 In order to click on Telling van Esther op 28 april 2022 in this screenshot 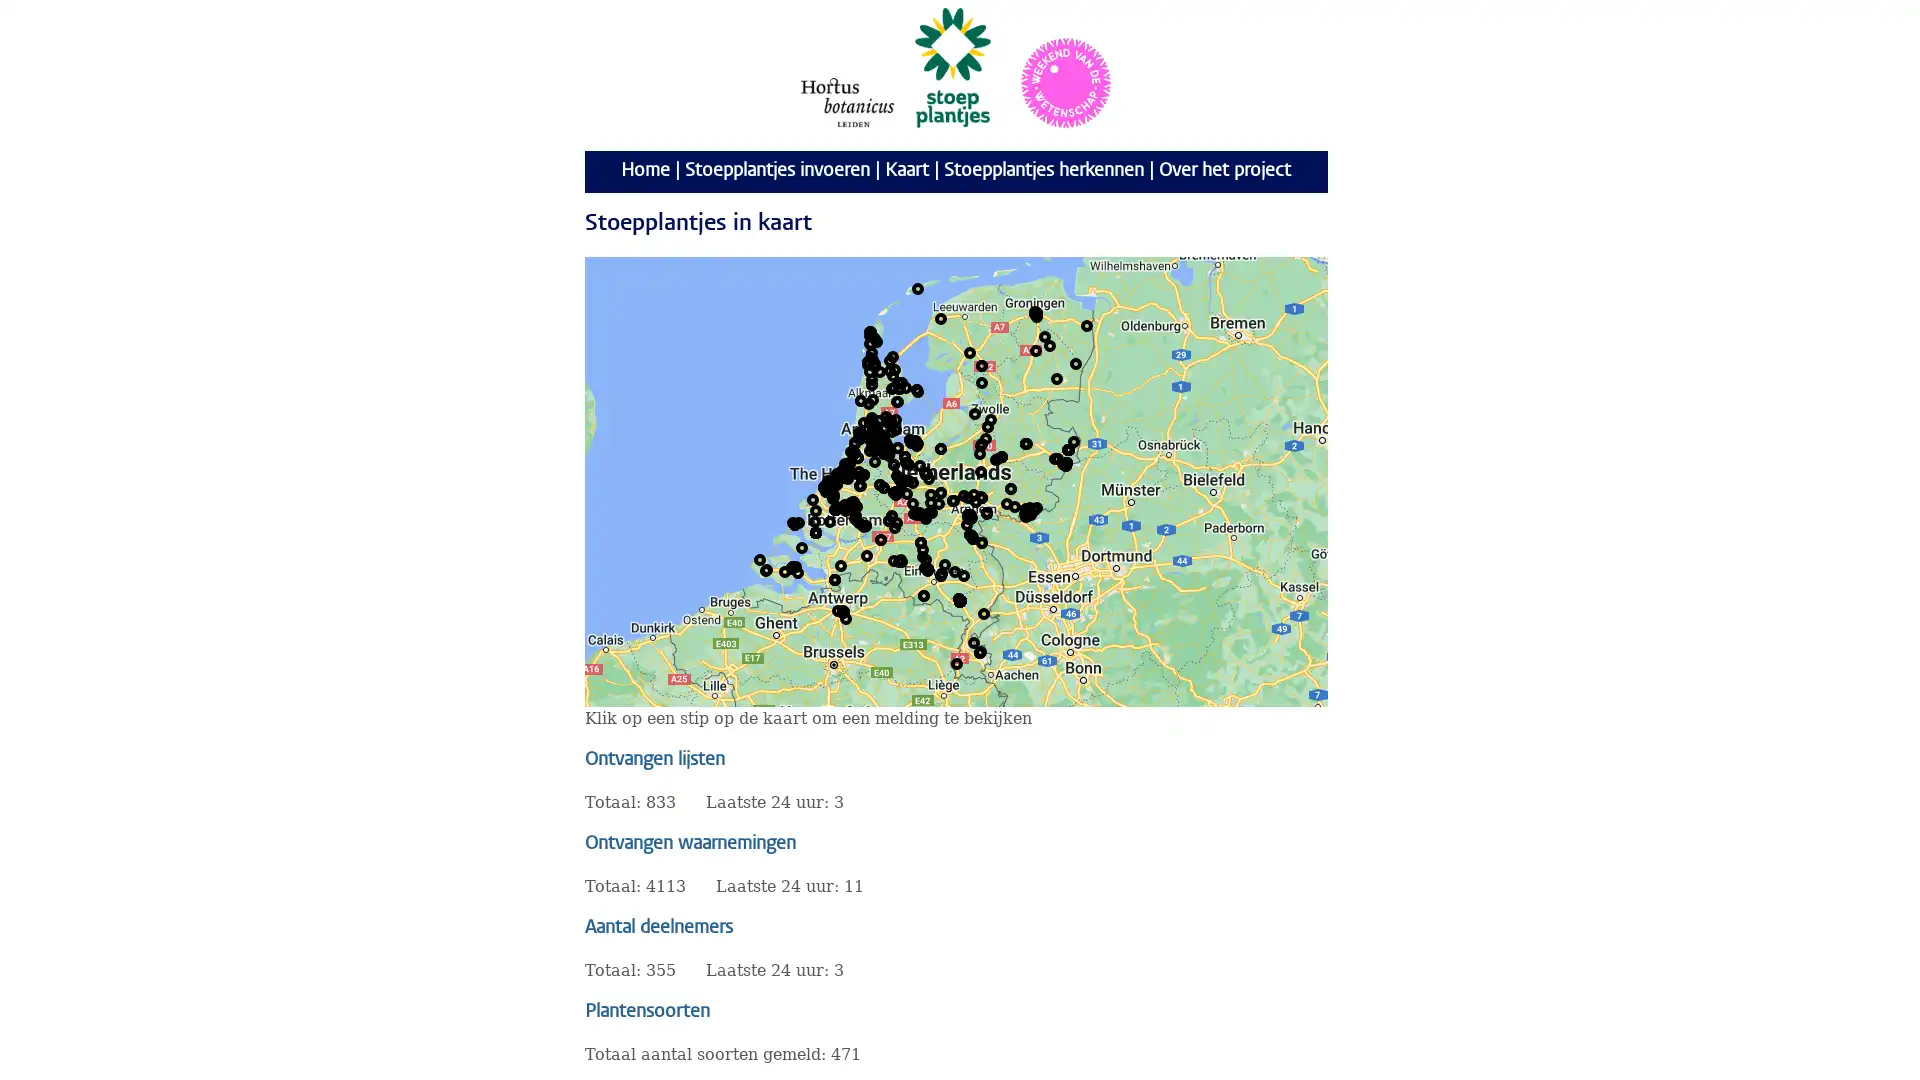, I will do `click(974, 411)`.